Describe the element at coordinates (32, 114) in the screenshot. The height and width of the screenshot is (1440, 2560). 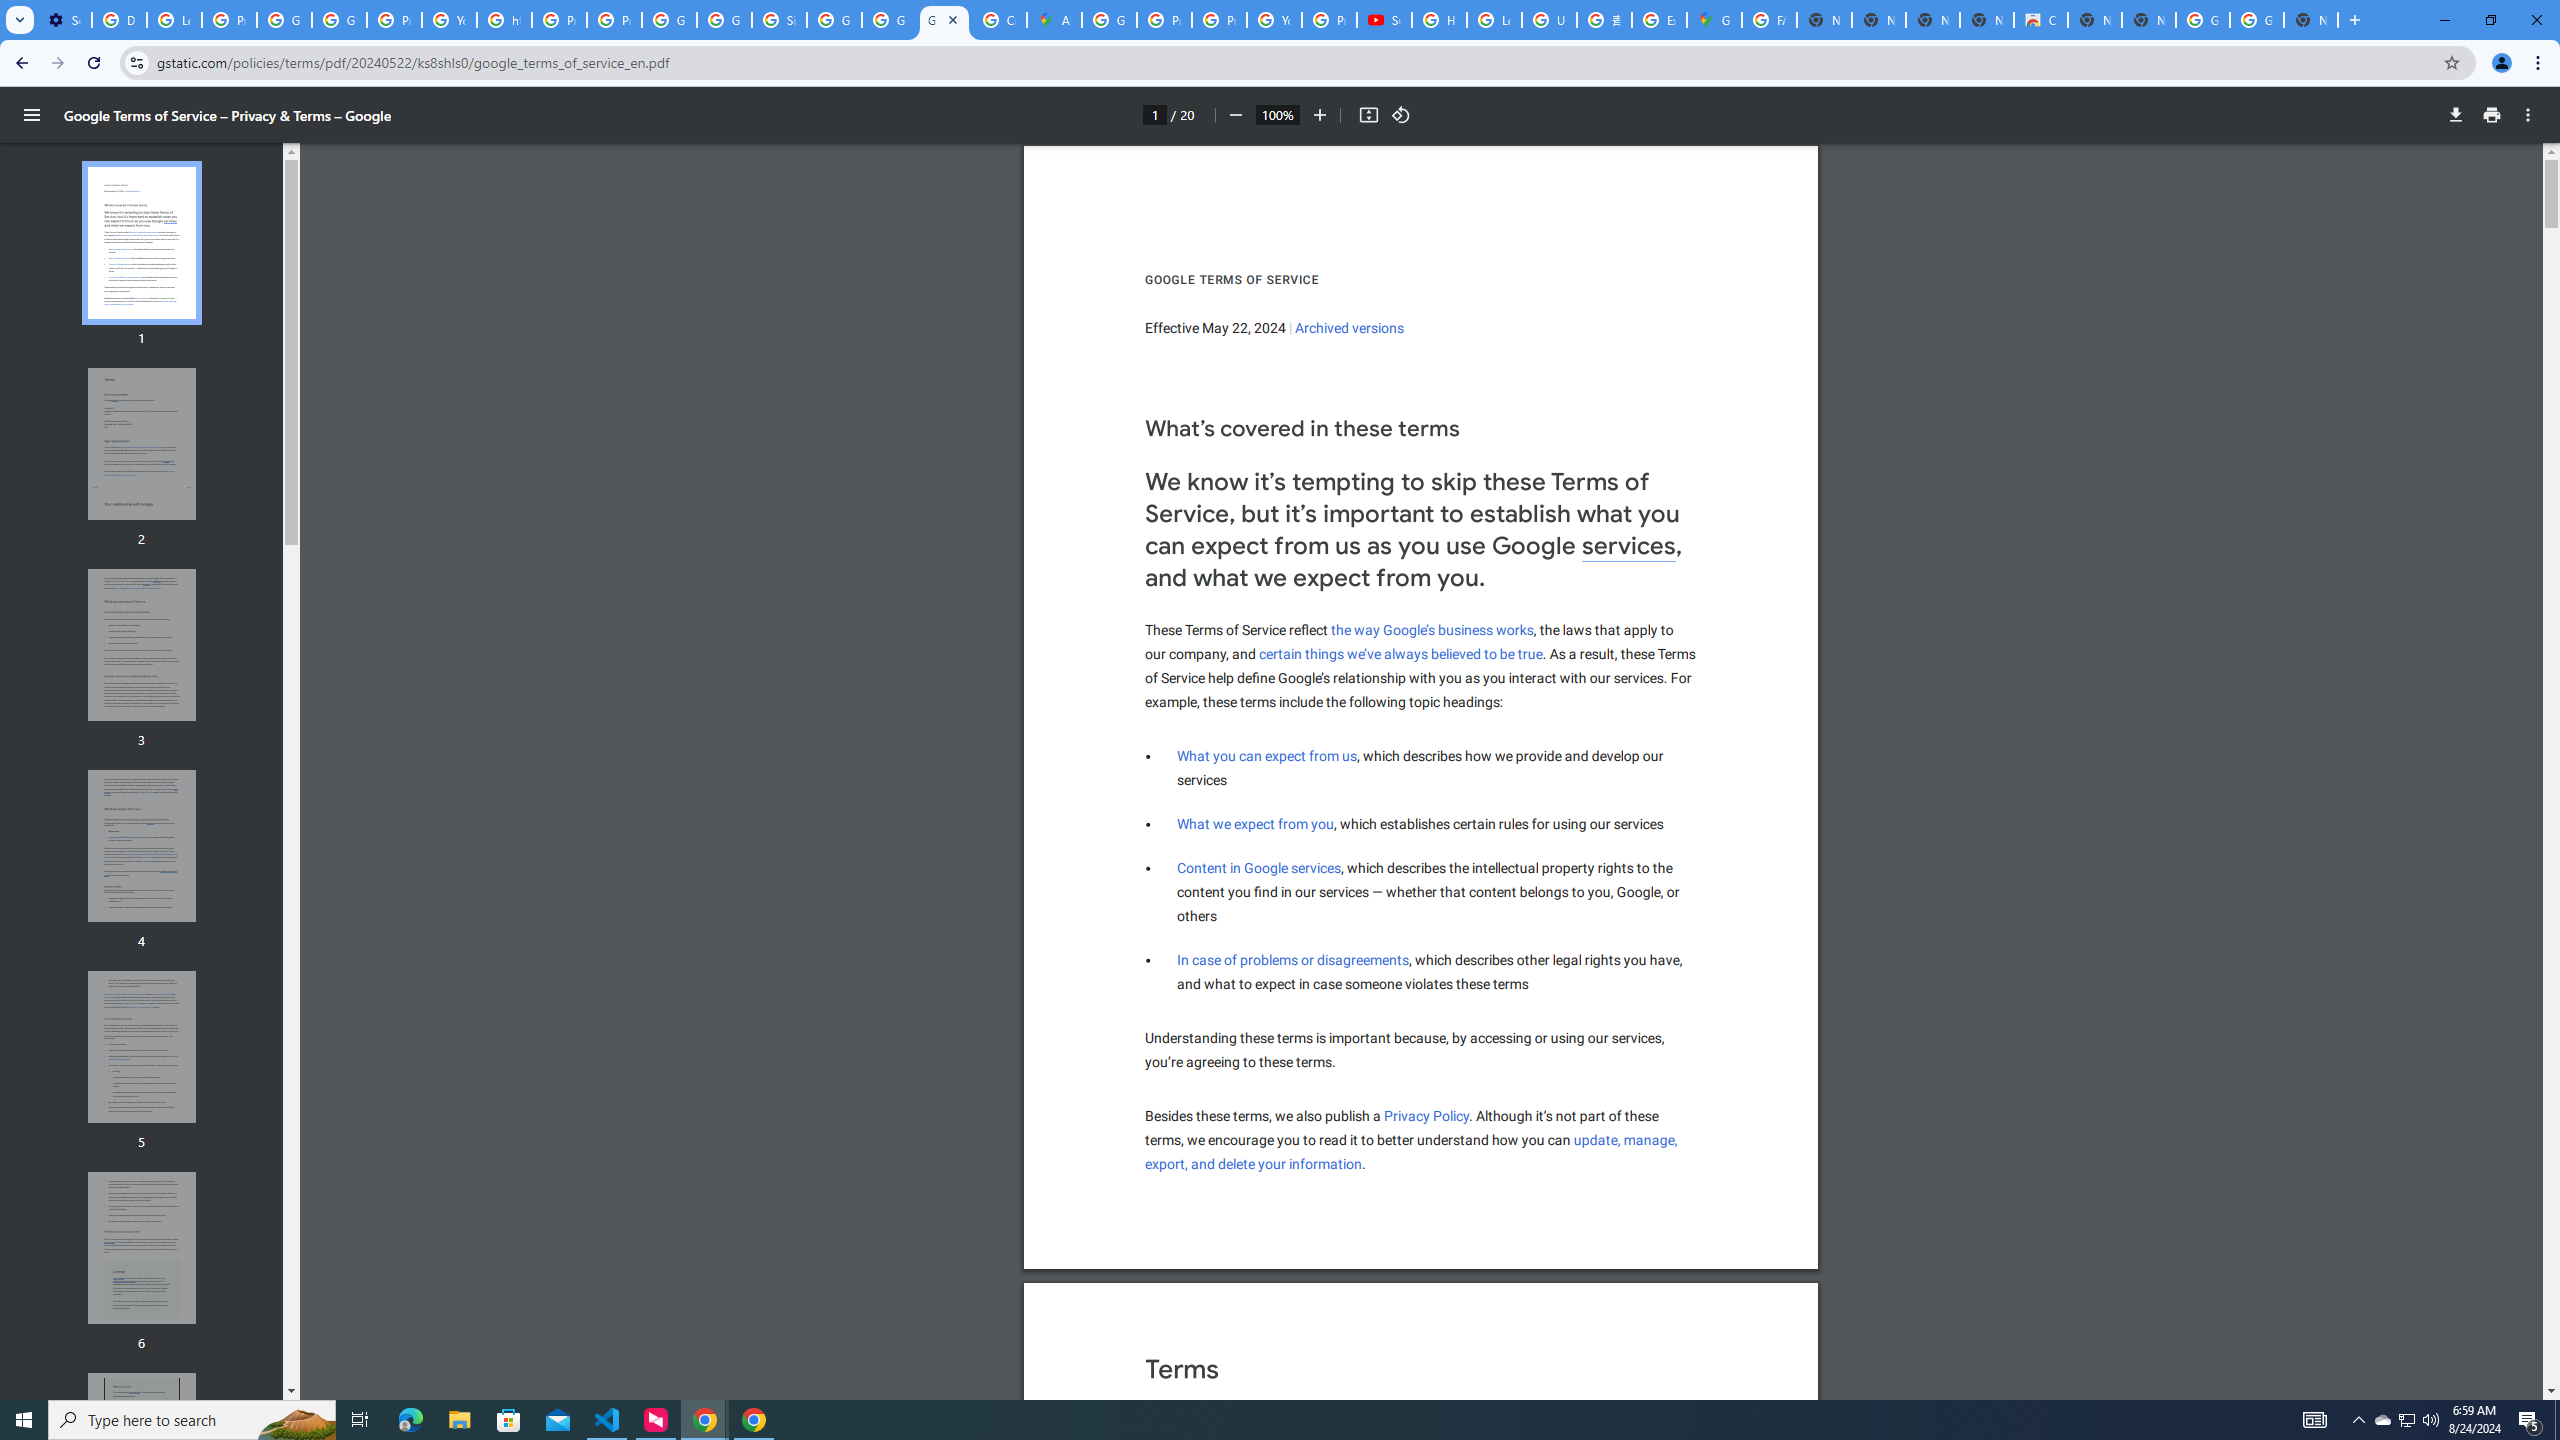
I see `'Menu'` at that location.